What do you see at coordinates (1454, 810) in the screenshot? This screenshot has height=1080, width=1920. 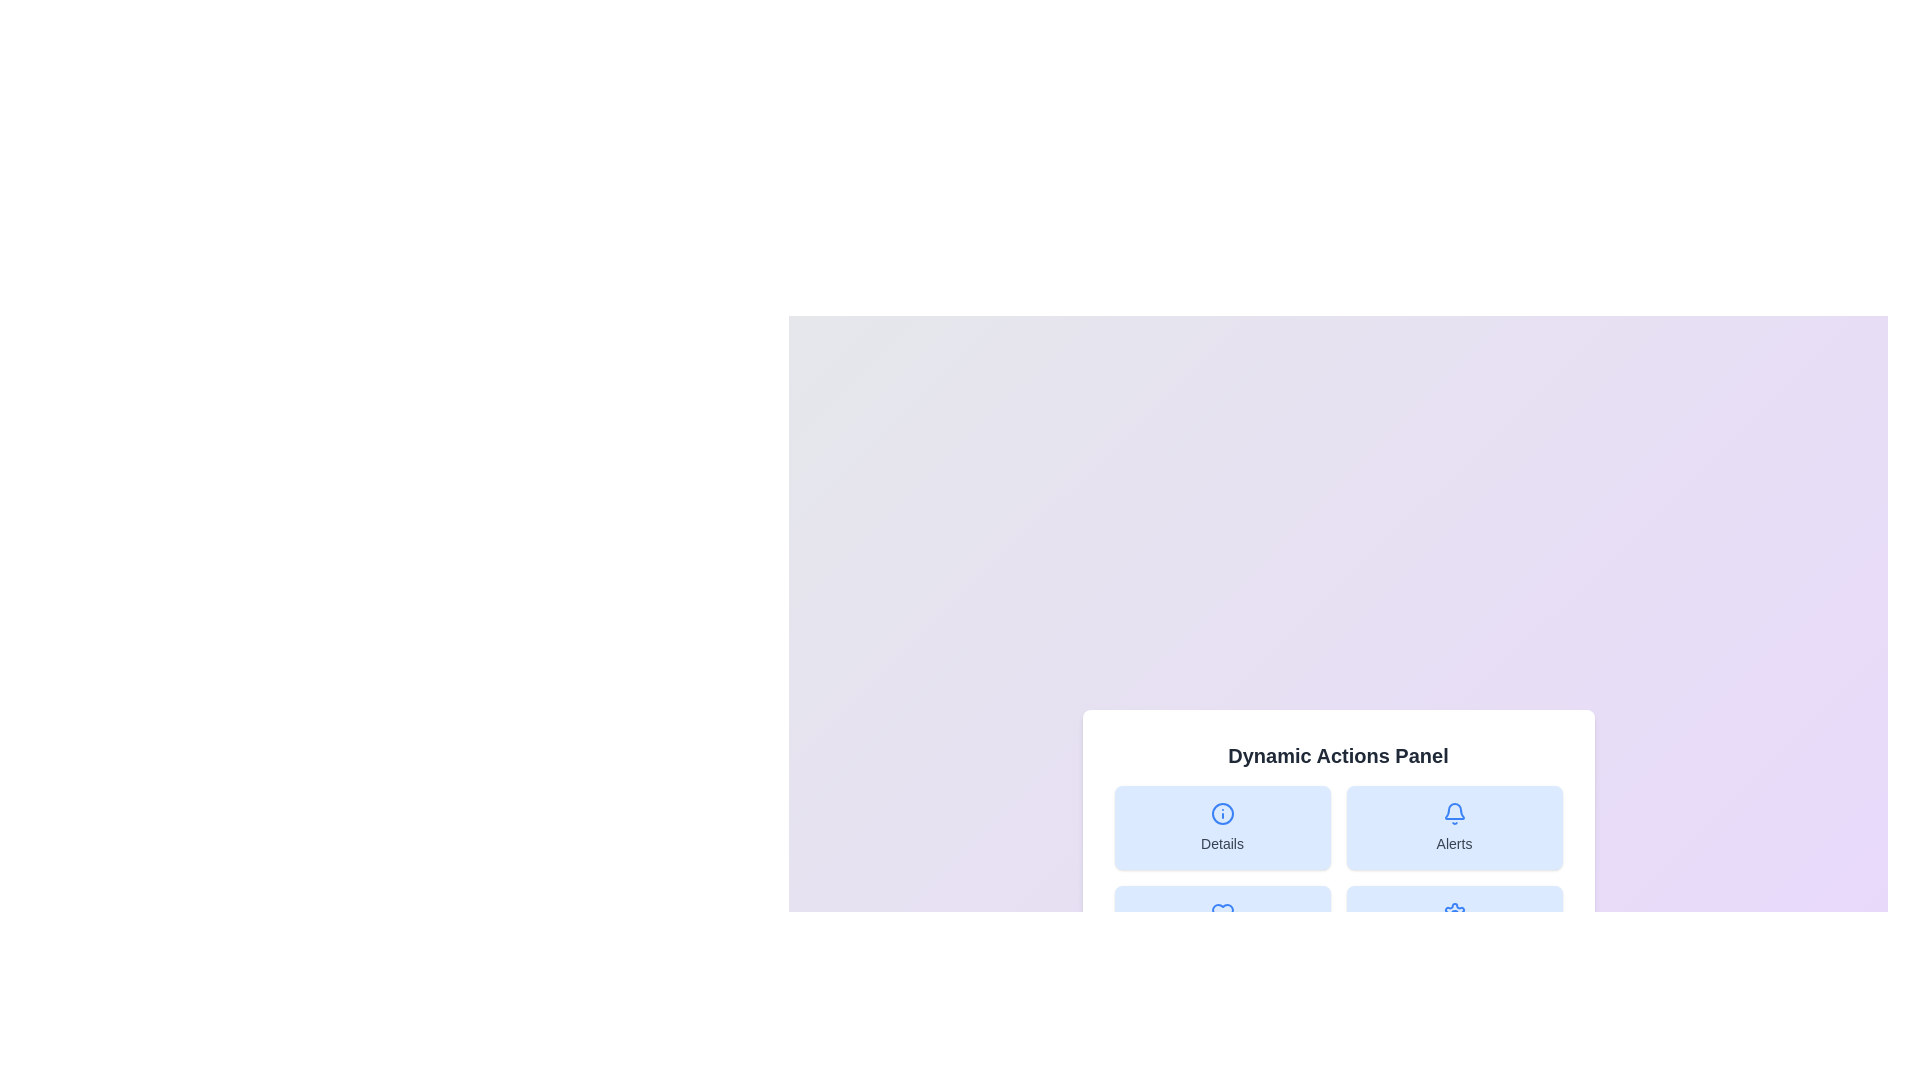 I see `the bell icon within the 'Dynamic Actions Panel'` at bounding box center [1454, 810].